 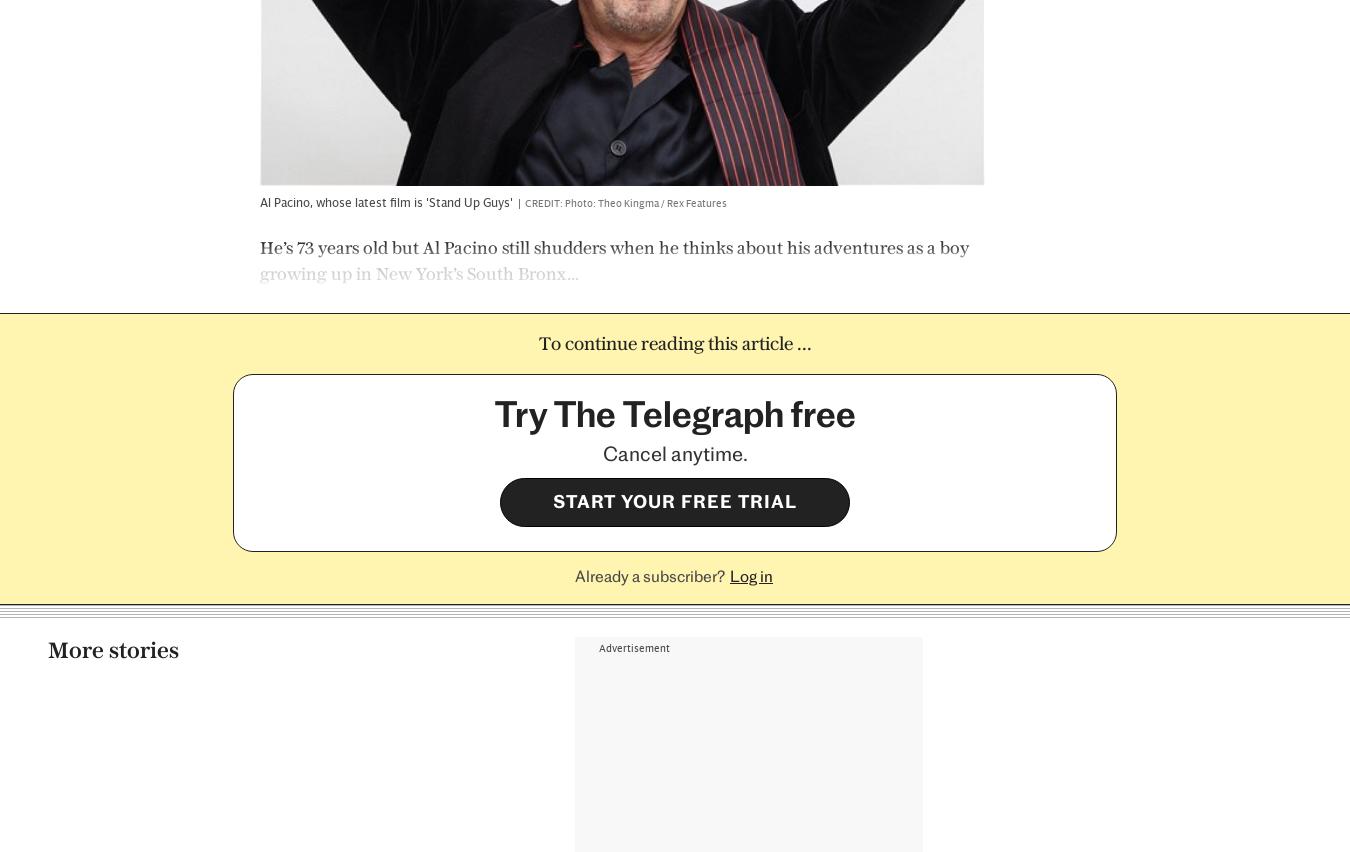 What do you see at coordinates (258, 785) in the screenshot?
I see `'9 Nov 2023, 1:52am'` at bounding box center [258, 785].